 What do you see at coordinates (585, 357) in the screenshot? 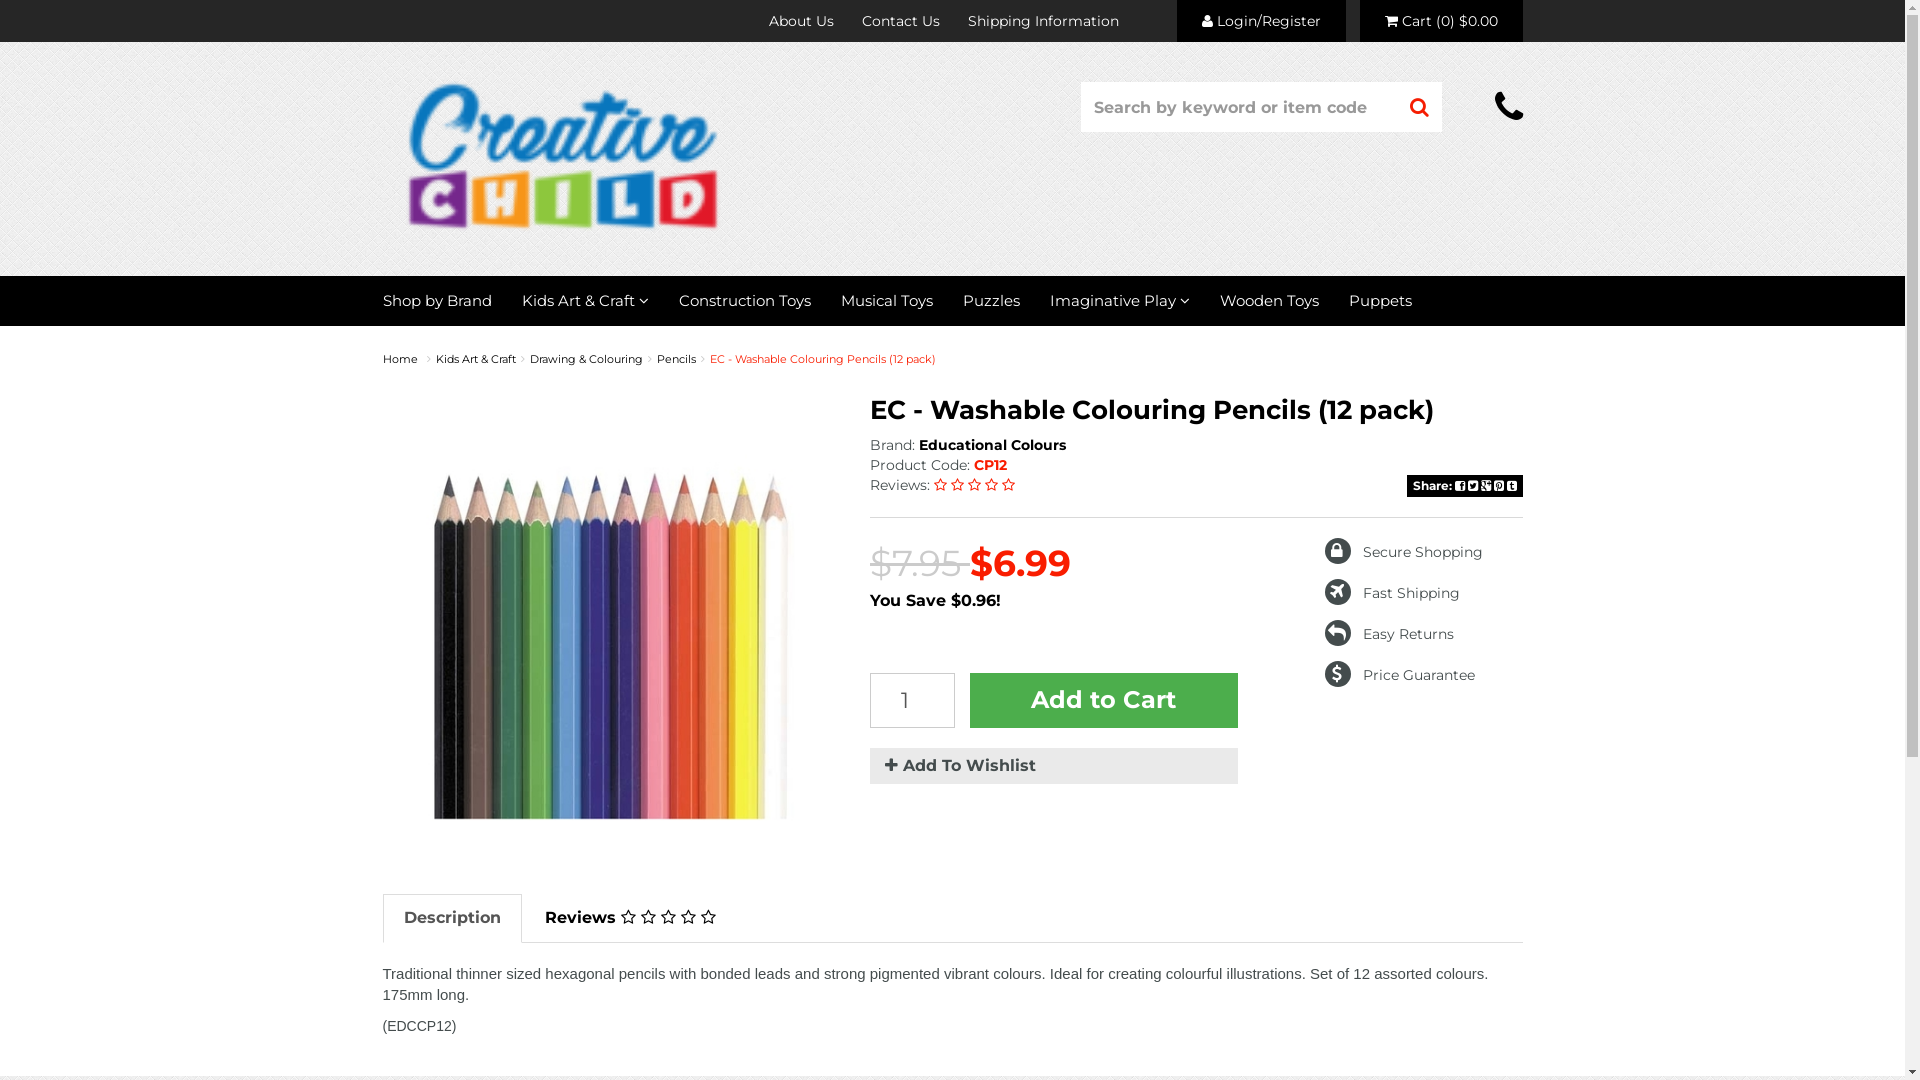
I see `'Drawing & Colouring'` at bounding box center [585, 357].